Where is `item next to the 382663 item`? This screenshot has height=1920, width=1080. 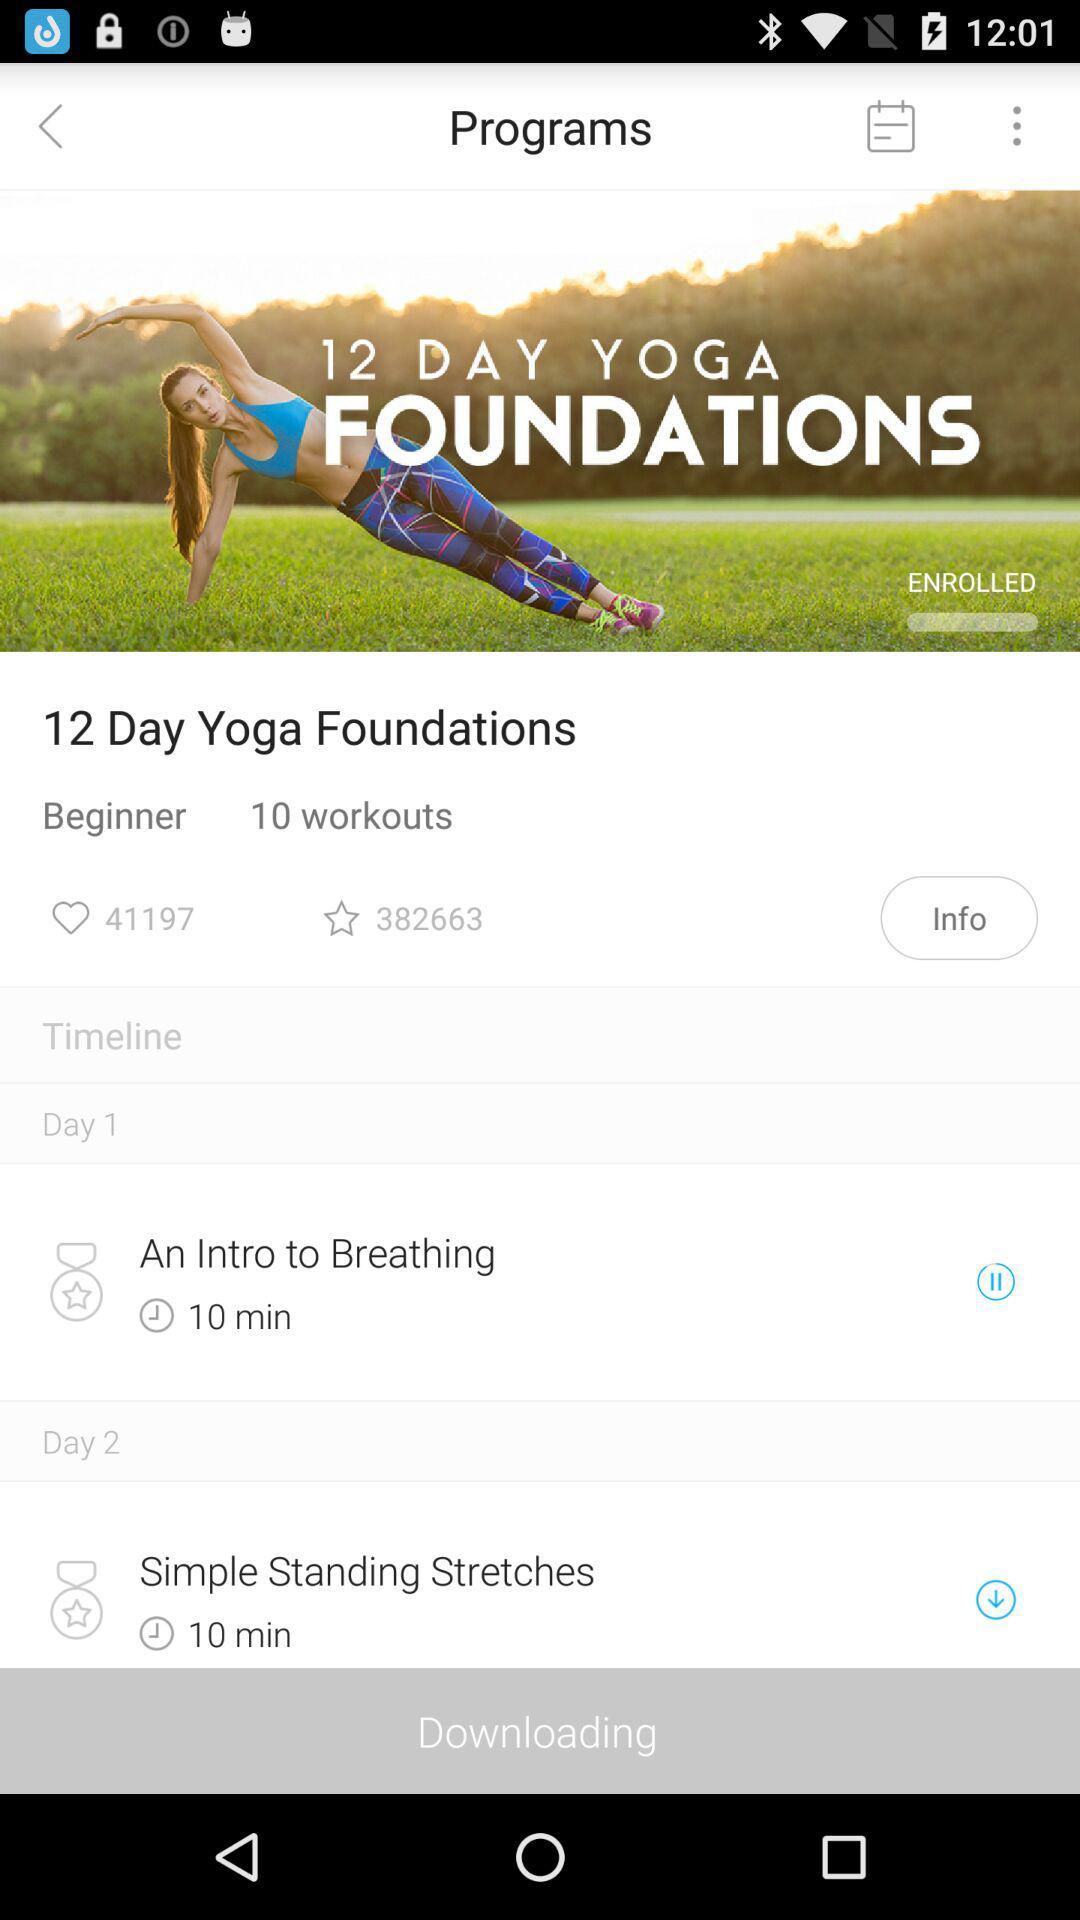 item next to the 382663 item is located at coordinates (958, 916).